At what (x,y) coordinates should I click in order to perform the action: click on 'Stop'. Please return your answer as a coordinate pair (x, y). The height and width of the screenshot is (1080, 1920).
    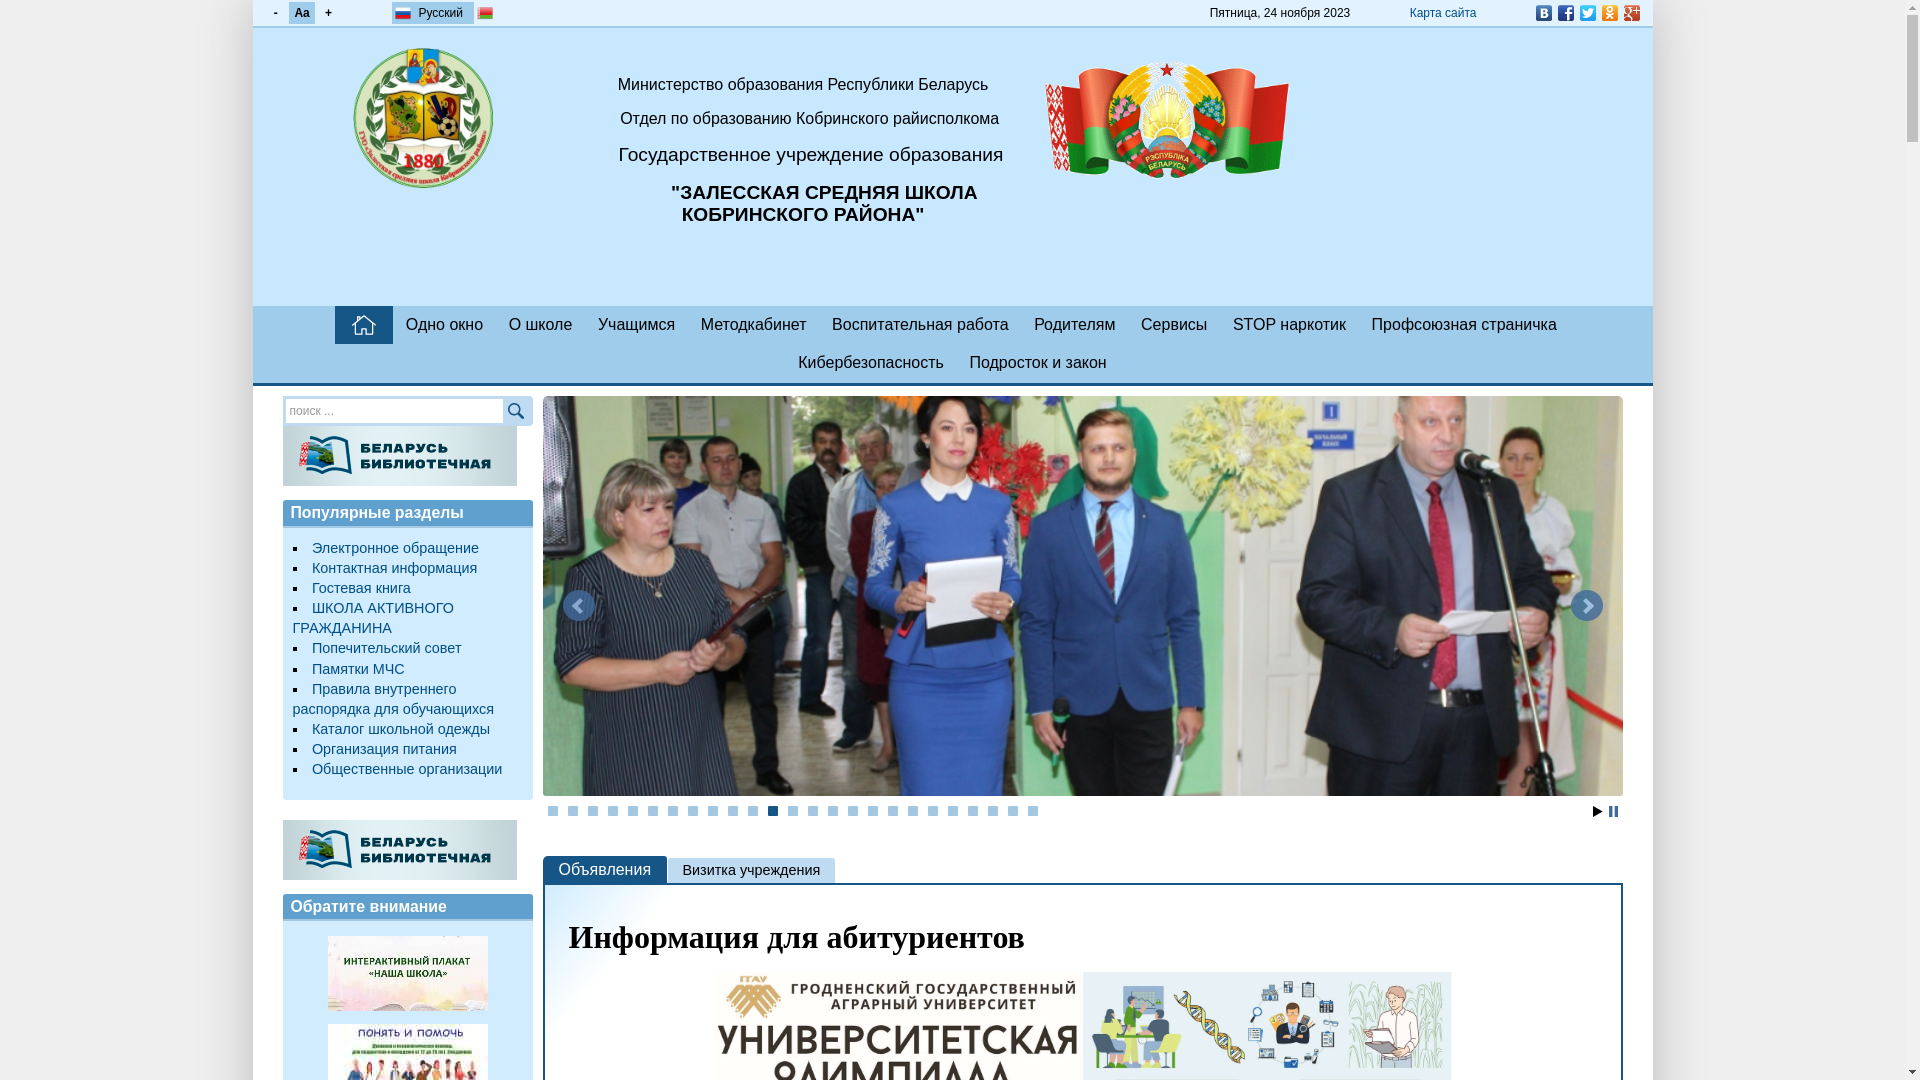
    Looking at the image, I should click on (1608, 811).